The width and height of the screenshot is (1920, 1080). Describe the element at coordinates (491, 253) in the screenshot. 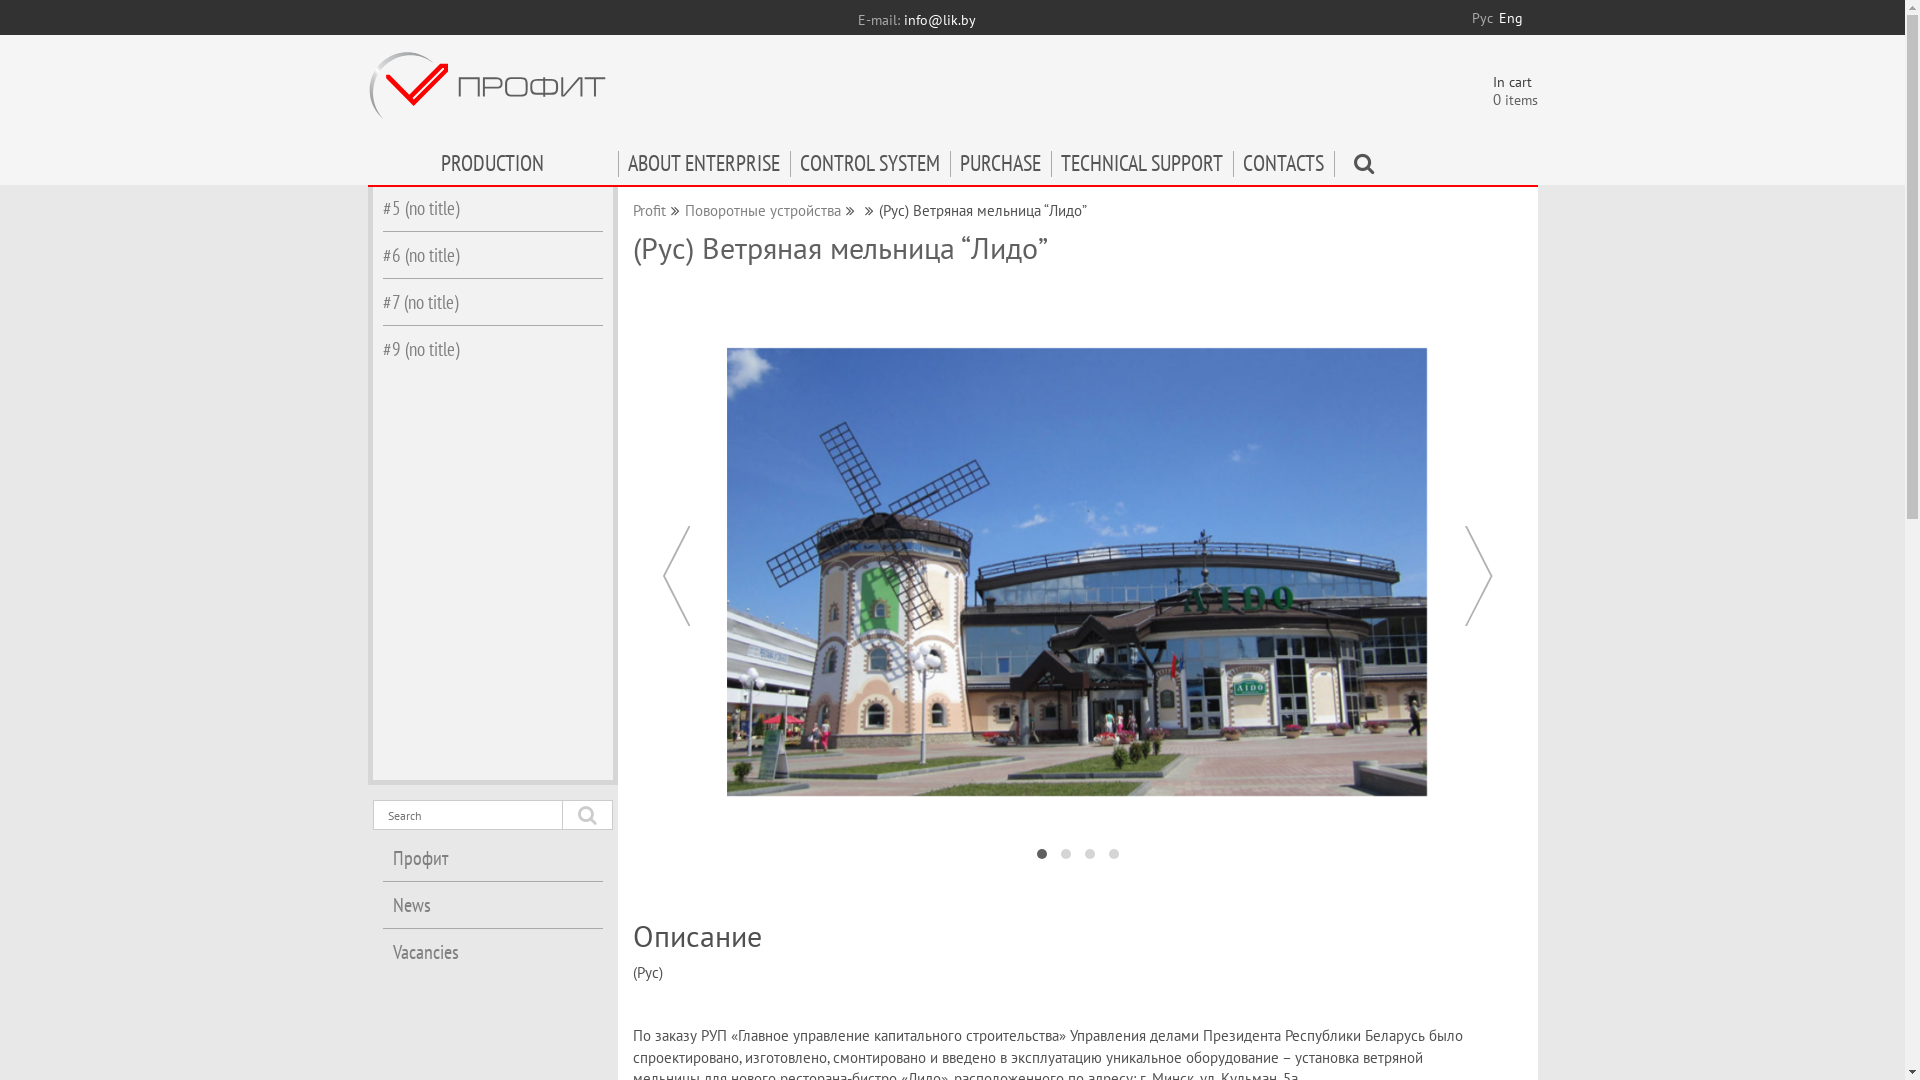

I see `'#6 (no title)'` at that location.